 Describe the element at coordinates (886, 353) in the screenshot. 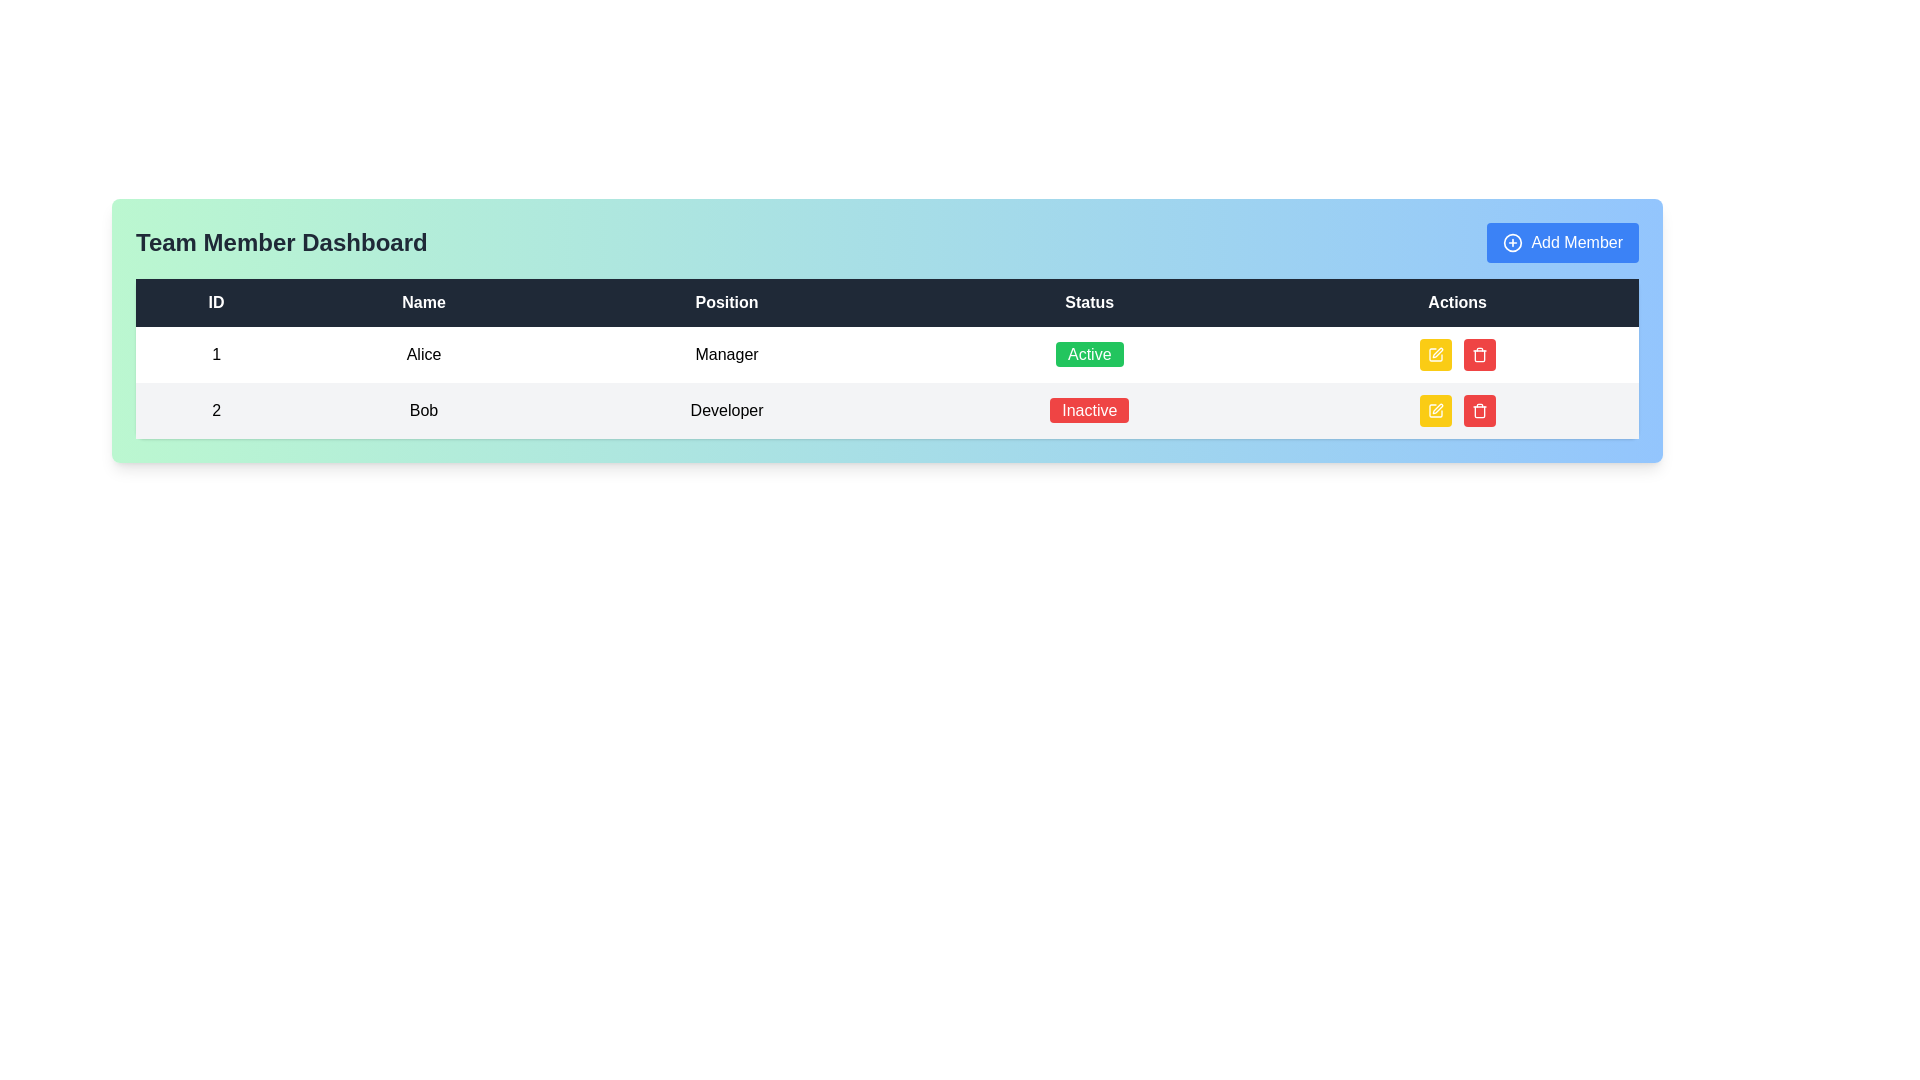

I see `the first table row representing the team member 'Alice'` at that location.